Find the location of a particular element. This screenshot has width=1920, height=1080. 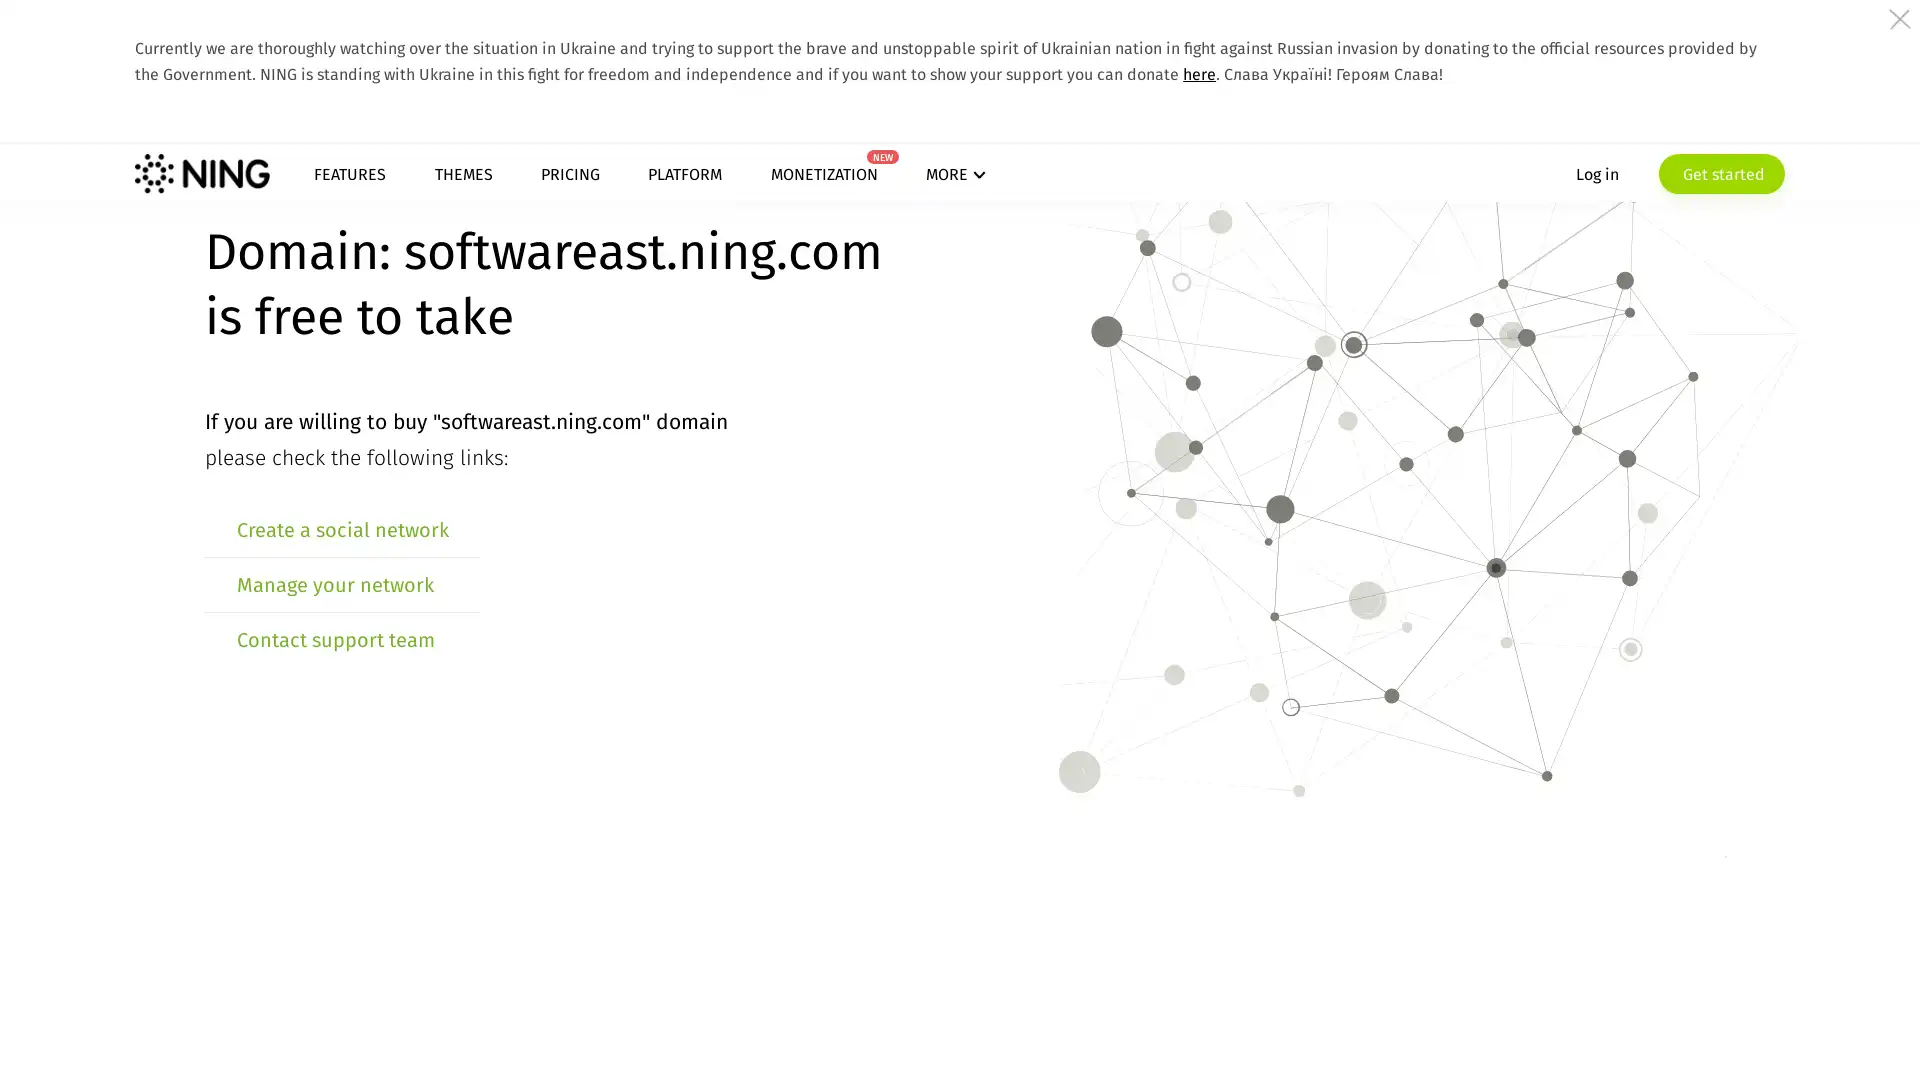

Get started is located at coordinates (1535, 204).